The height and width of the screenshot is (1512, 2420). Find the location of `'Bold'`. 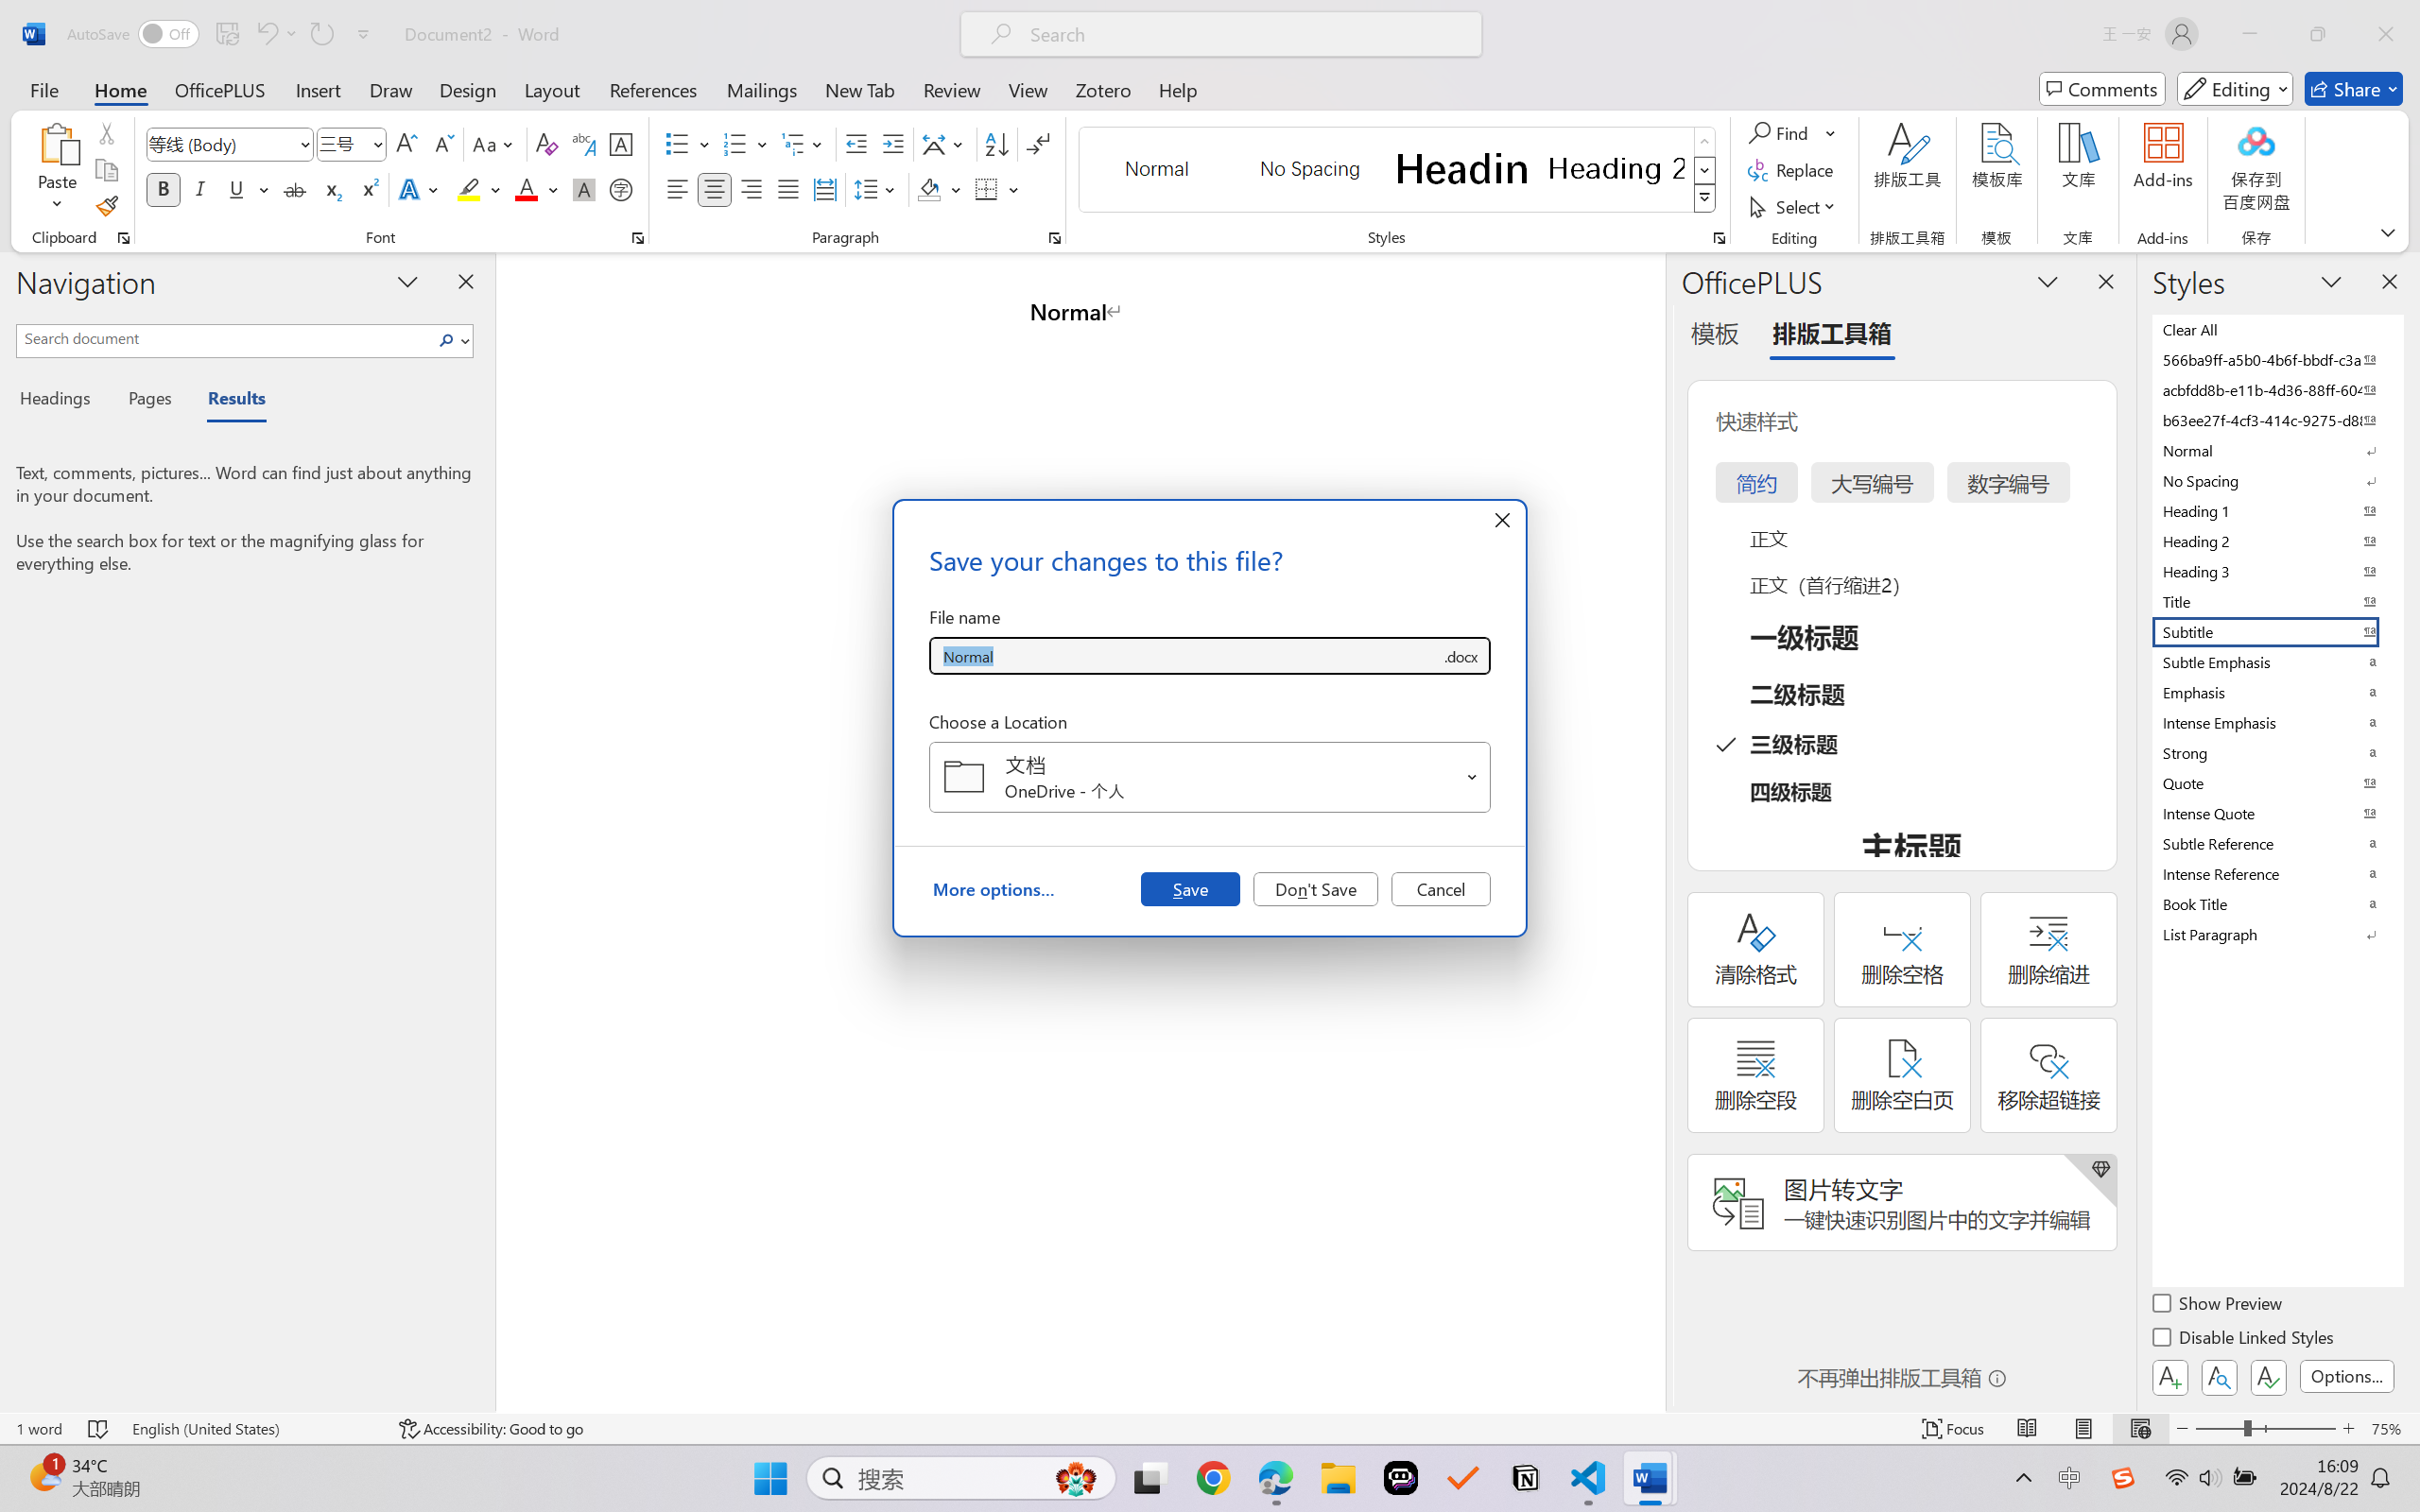

'Bold' is located at coordinates (164, 188).